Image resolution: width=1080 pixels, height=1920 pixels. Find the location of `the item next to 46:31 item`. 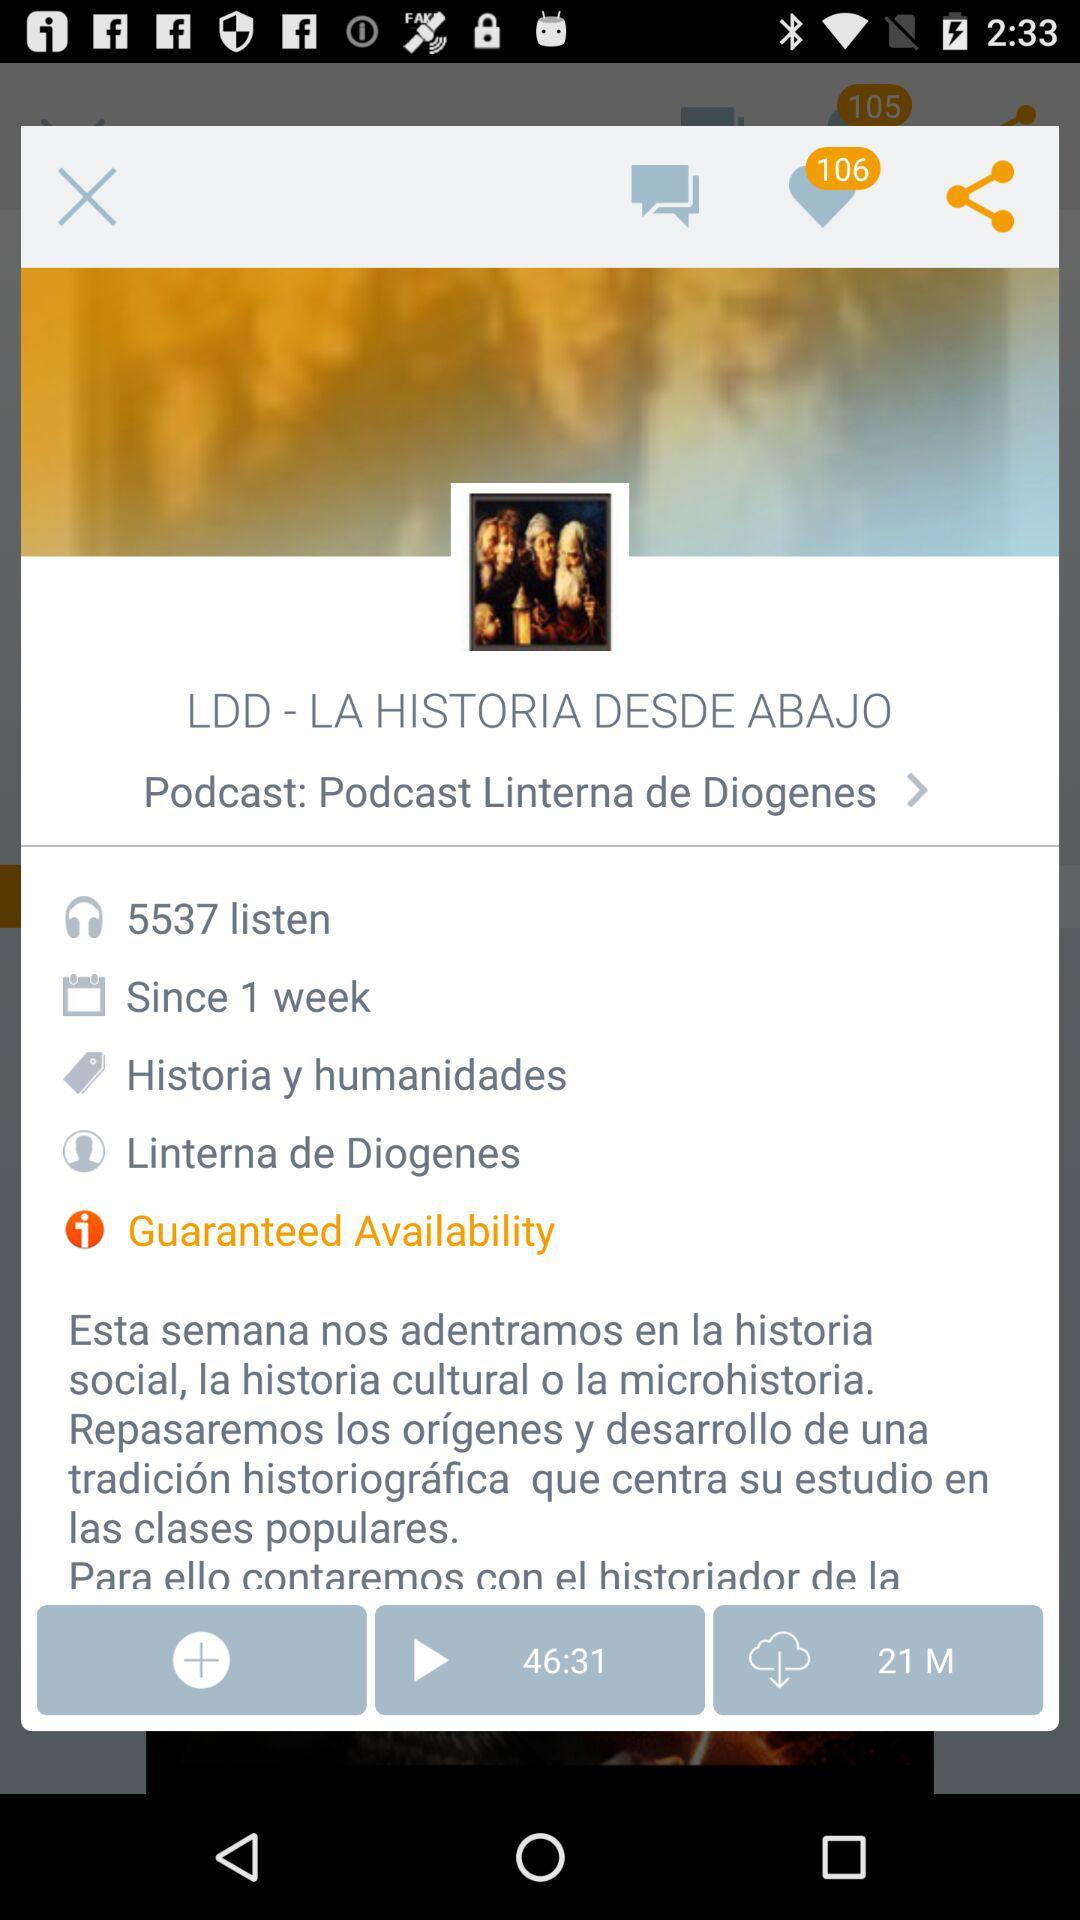

the item next to 46:31 item is located at coordinates (877, 1660).